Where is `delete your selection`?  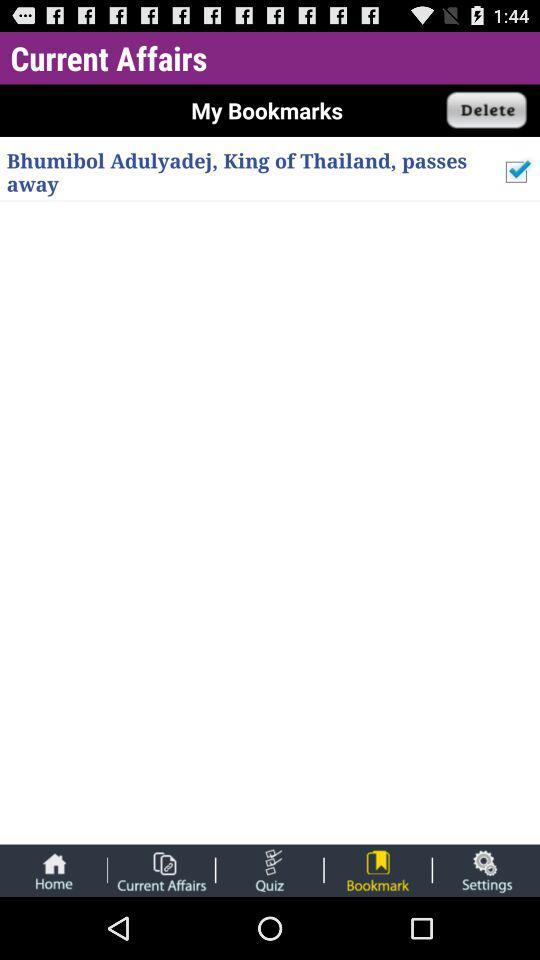
delete your selection is located at coordinates (486, 110).